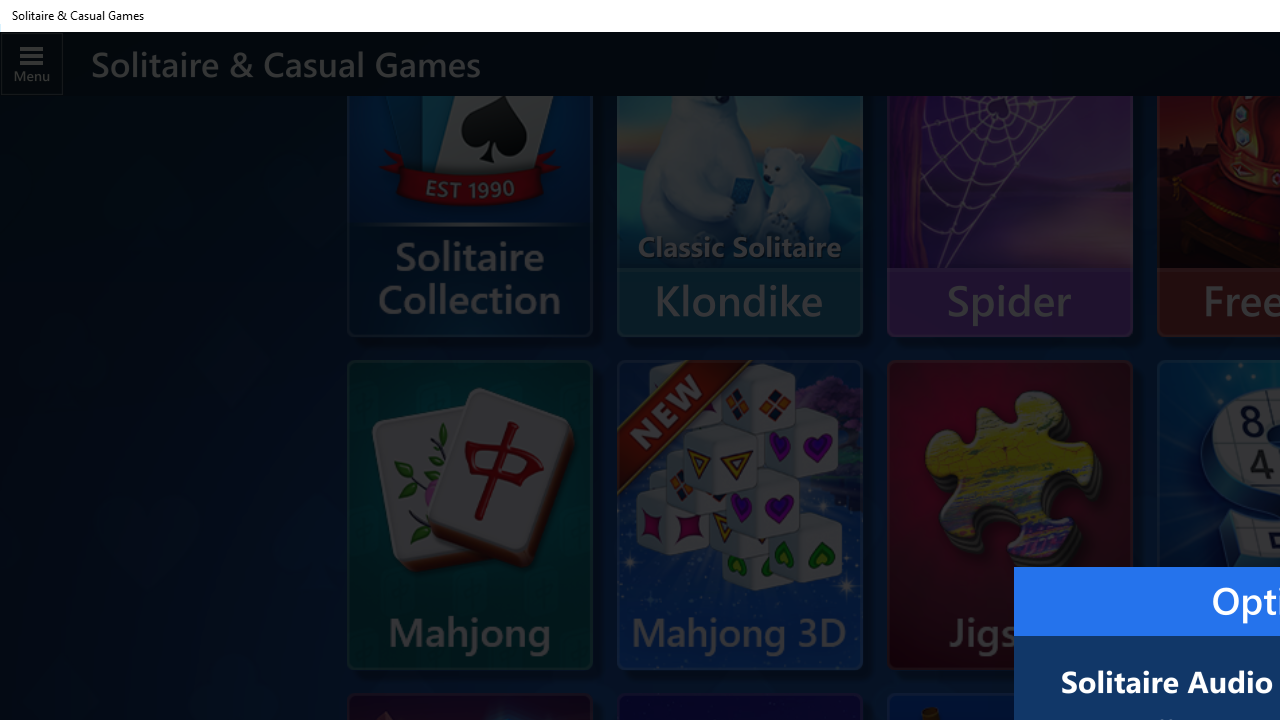 The image size is (1280, 720). What do you see at coordinates (1009, 508) in the screenshot?
I see `'Microsoft Jigsaw'` at bounding box center [1009, 508].